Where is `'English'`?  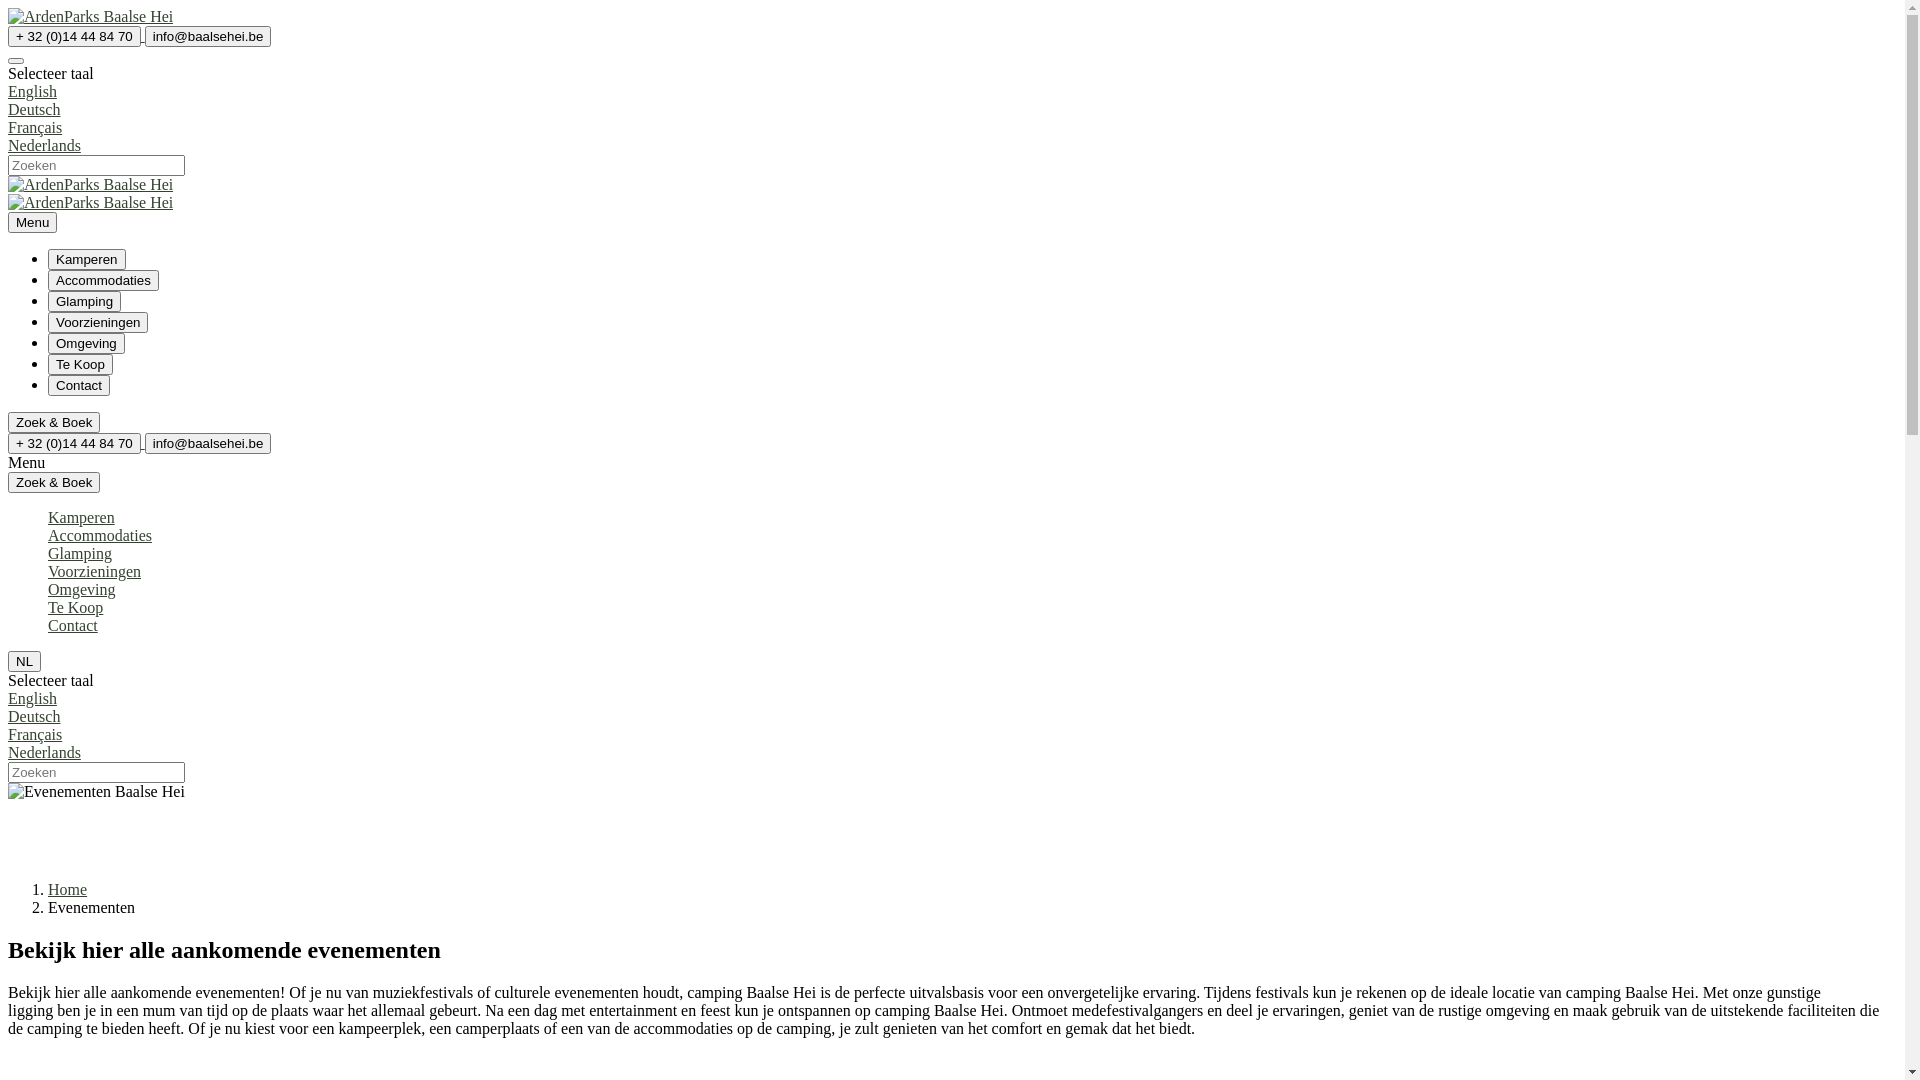 'English' is located at coordinates (8, 697).